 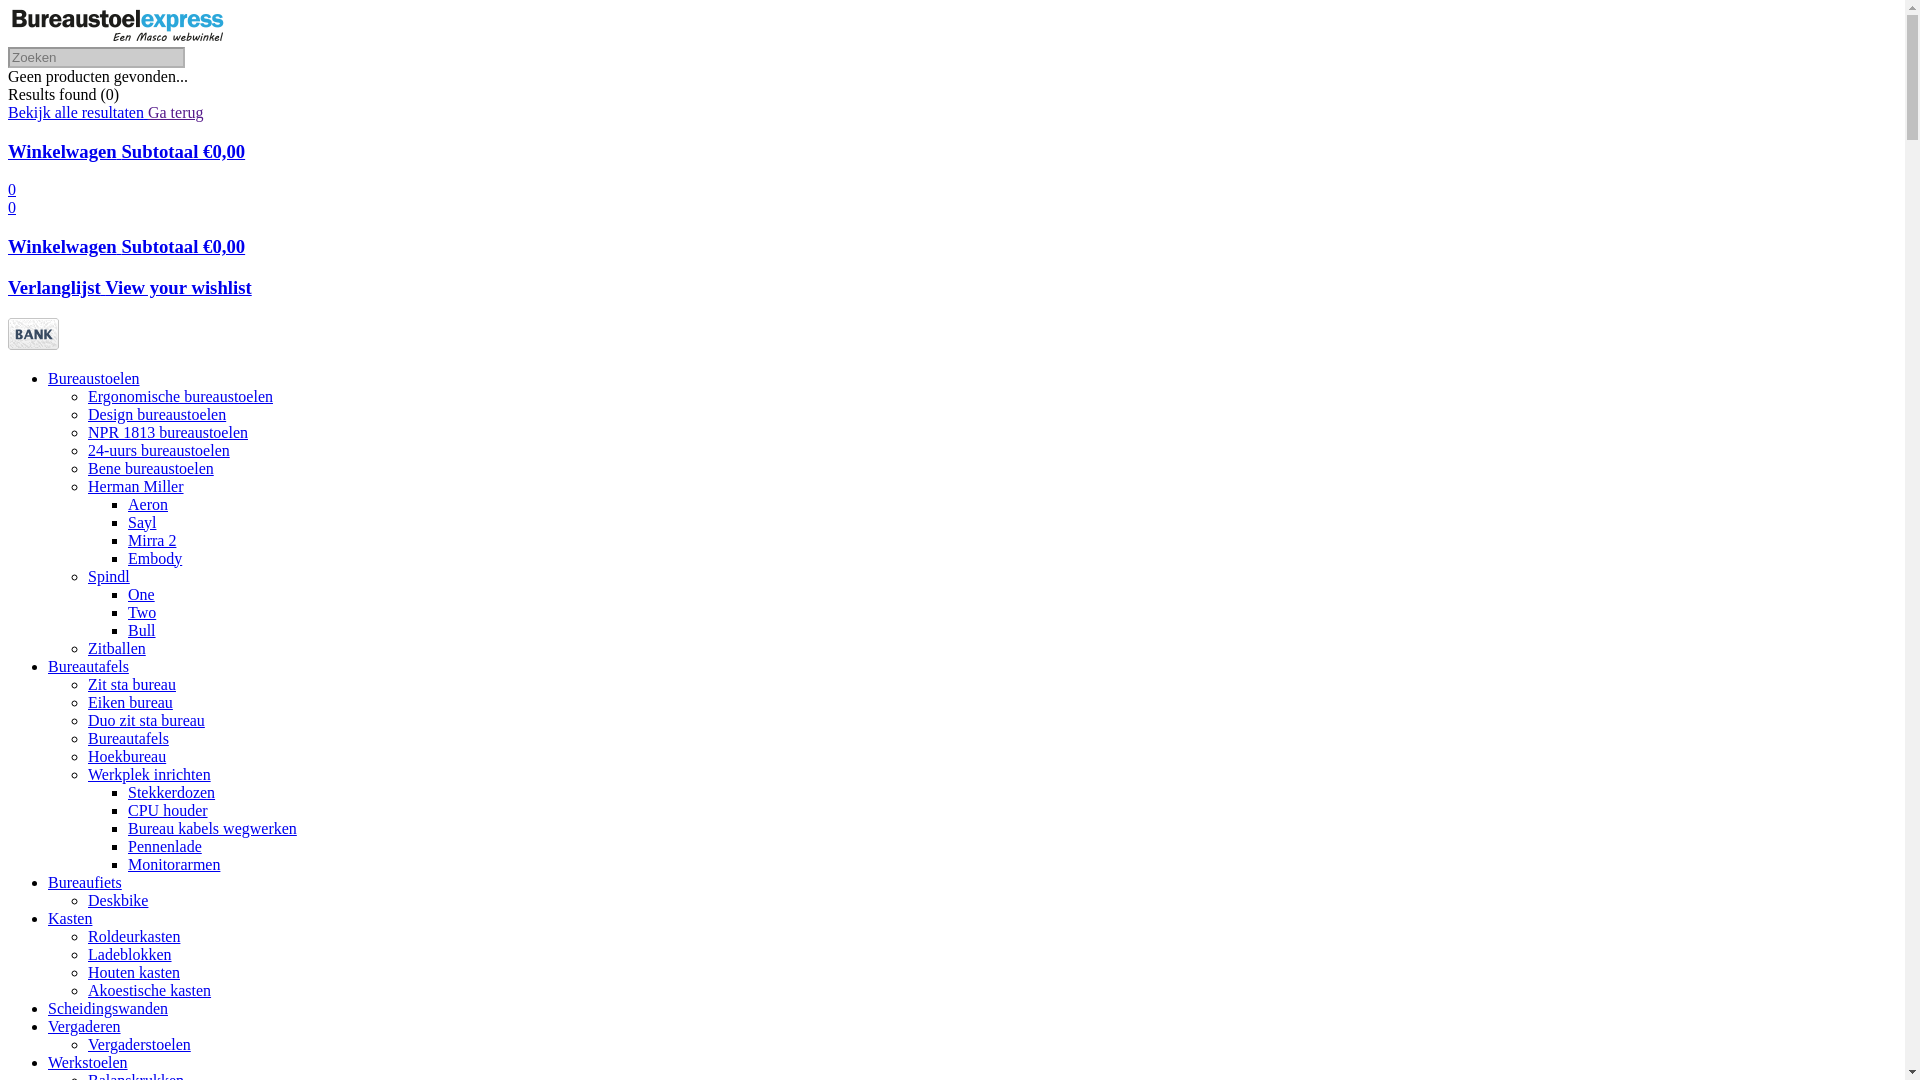 What do you see at coordinates (117, 900) in the screenshot?
I see `'Deskbike'` at bounding box center [117, 900].